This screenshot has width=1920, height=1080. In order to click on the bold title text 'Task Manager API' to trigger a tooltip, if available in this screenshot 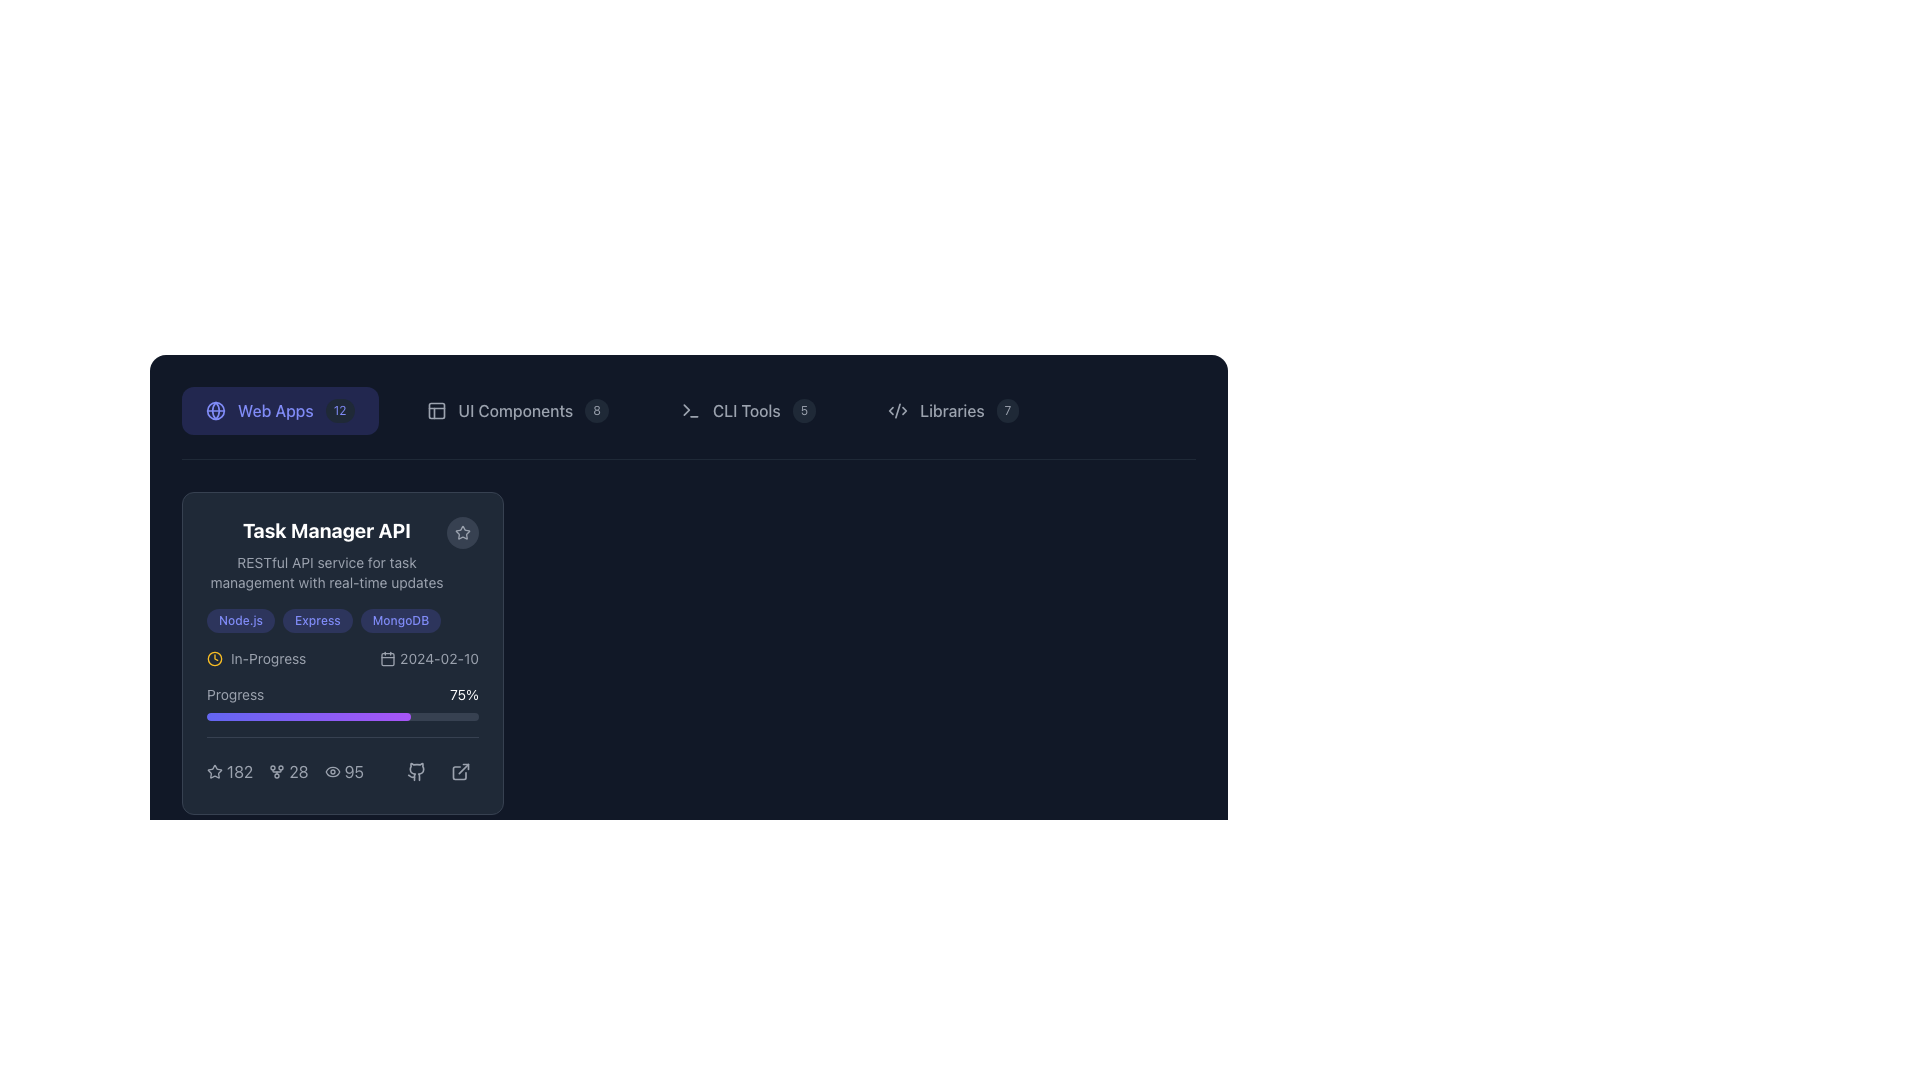, I will do `click(326, 530)`.